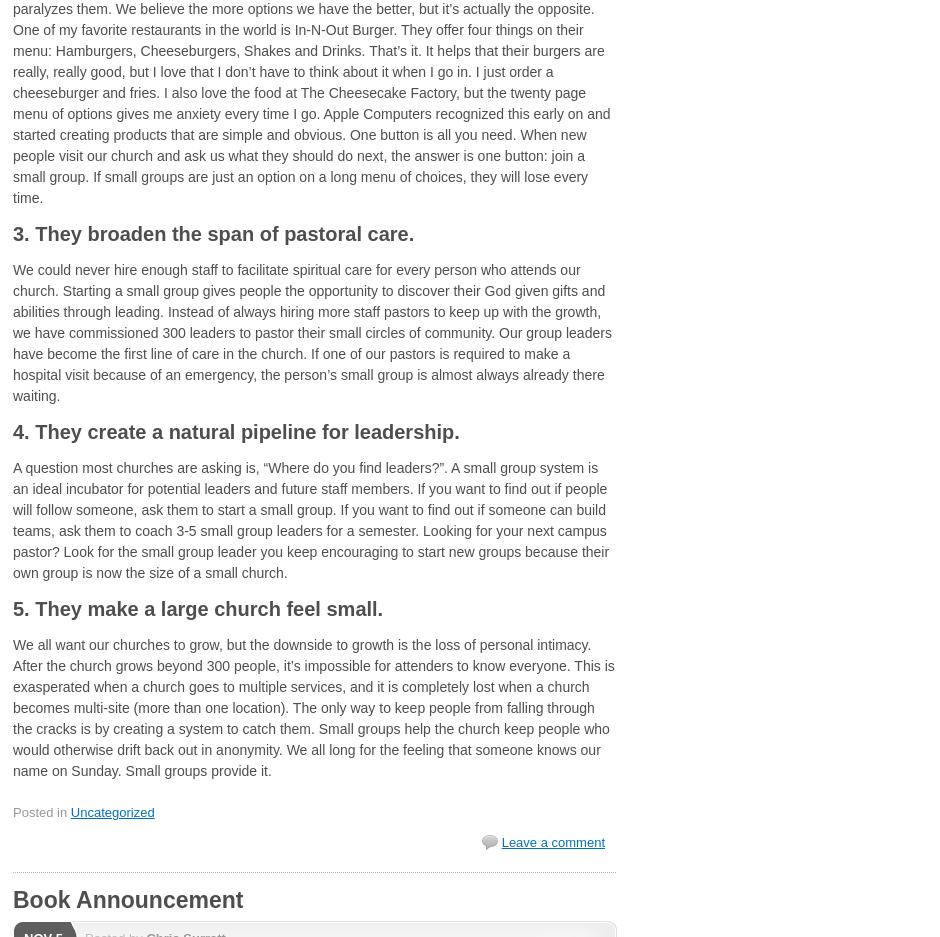 This screenshot has height=937, width=940. What do you see at coordinates (312, 706) in the screenshot?
I see `'We all want our churches to grow, but the downside to growth is the loss of personal intimacy. After the church grows beyond 300 people, it’s impossible for attenders to know everyone. This is exasperated when a church goes to multiple services, and it is completely lost when a church becomes multi-site (more than one location). The only way to keep people from falling through the cracks is by creating a system to catch them. Small groups help the church keep people who would otherwise drift back out in anonymity. We all long for the feeling that someone knows our name on Sunday. Small groups provide it.'` at bounding box center [312, 706].